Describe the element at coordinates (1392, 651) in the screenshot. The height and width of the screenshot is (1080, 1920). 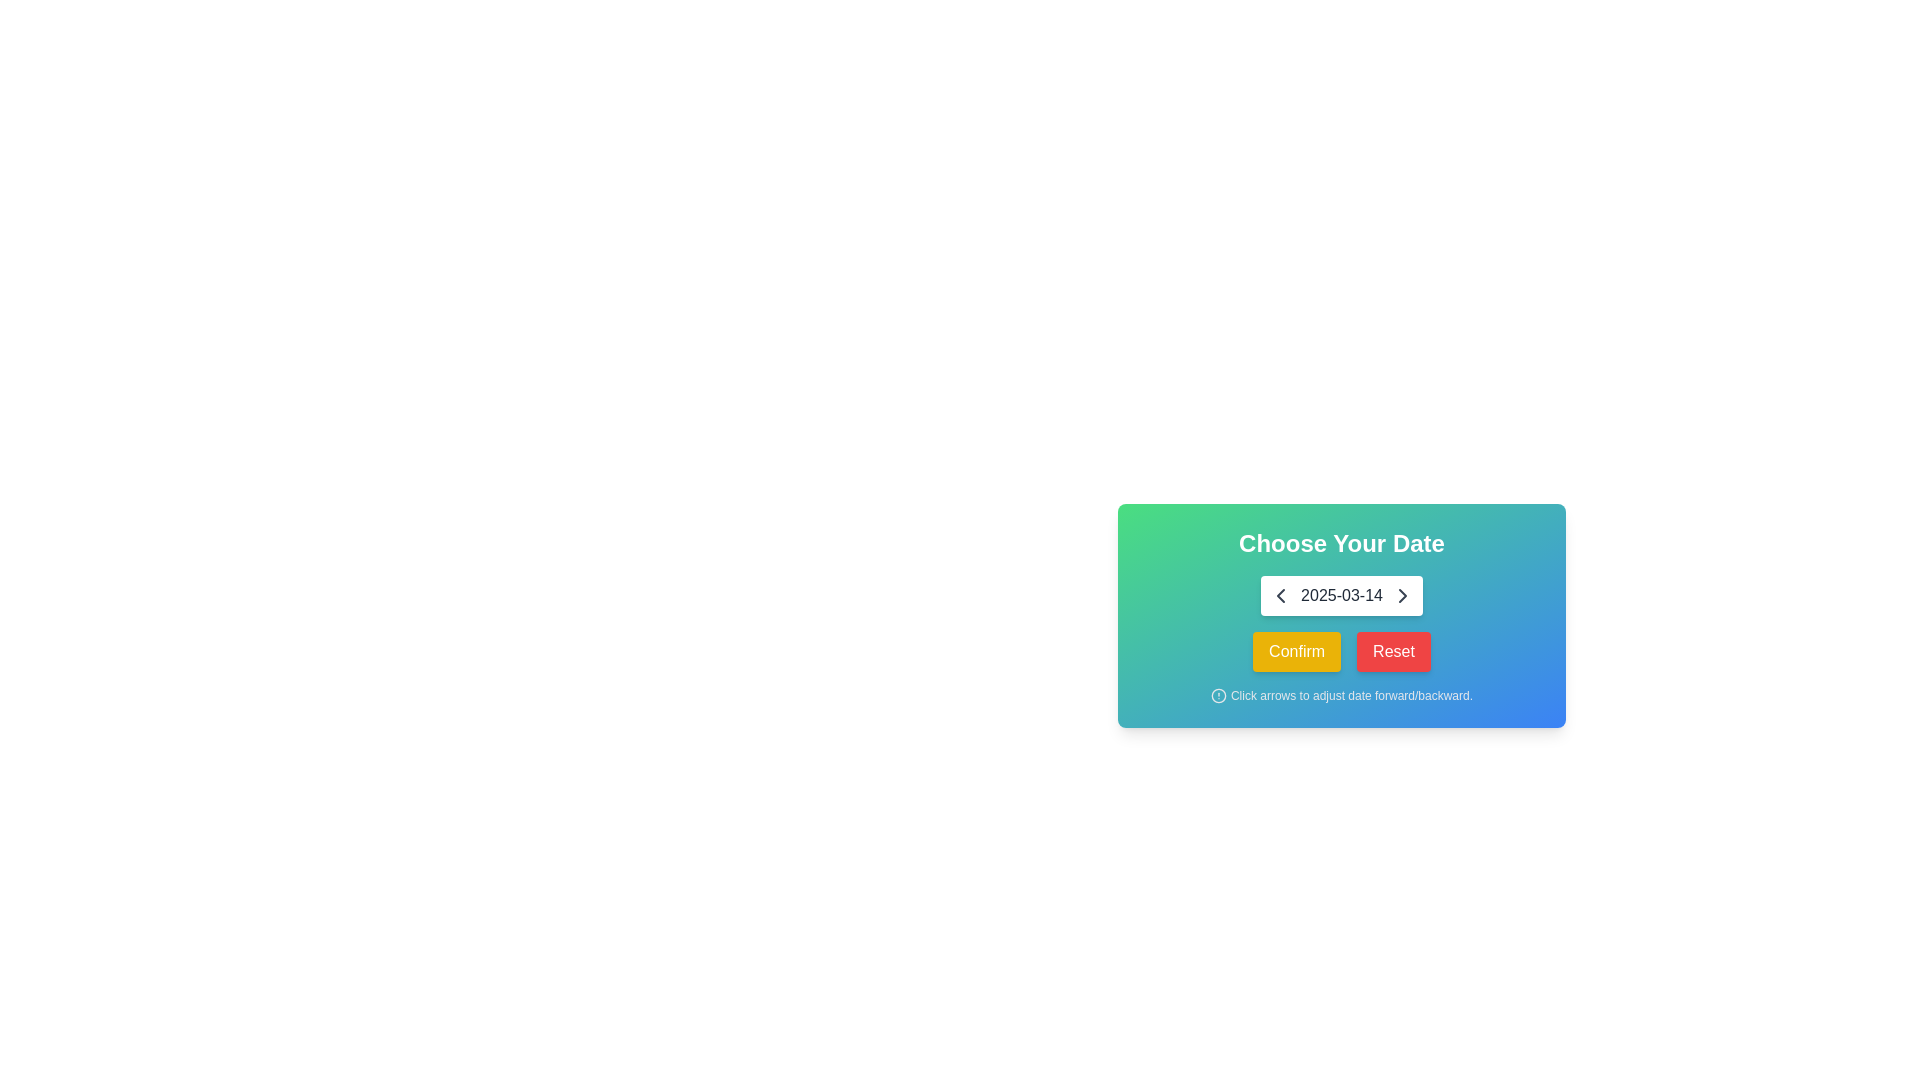
I see `the rightmost button in the row at the bottom of the card interface` at that location.